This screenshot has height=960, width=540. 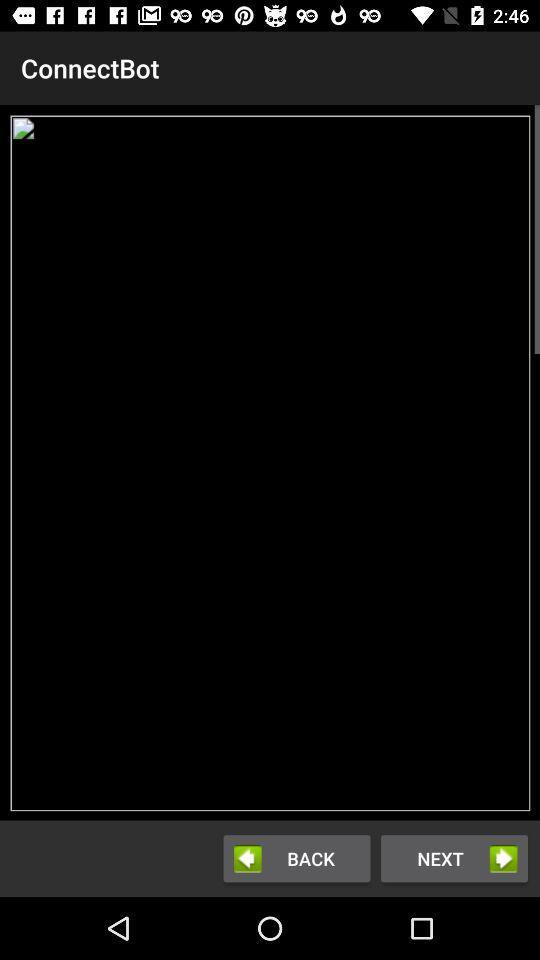 I want to click on icon to the right of the back button, so click(x=454, y=857).